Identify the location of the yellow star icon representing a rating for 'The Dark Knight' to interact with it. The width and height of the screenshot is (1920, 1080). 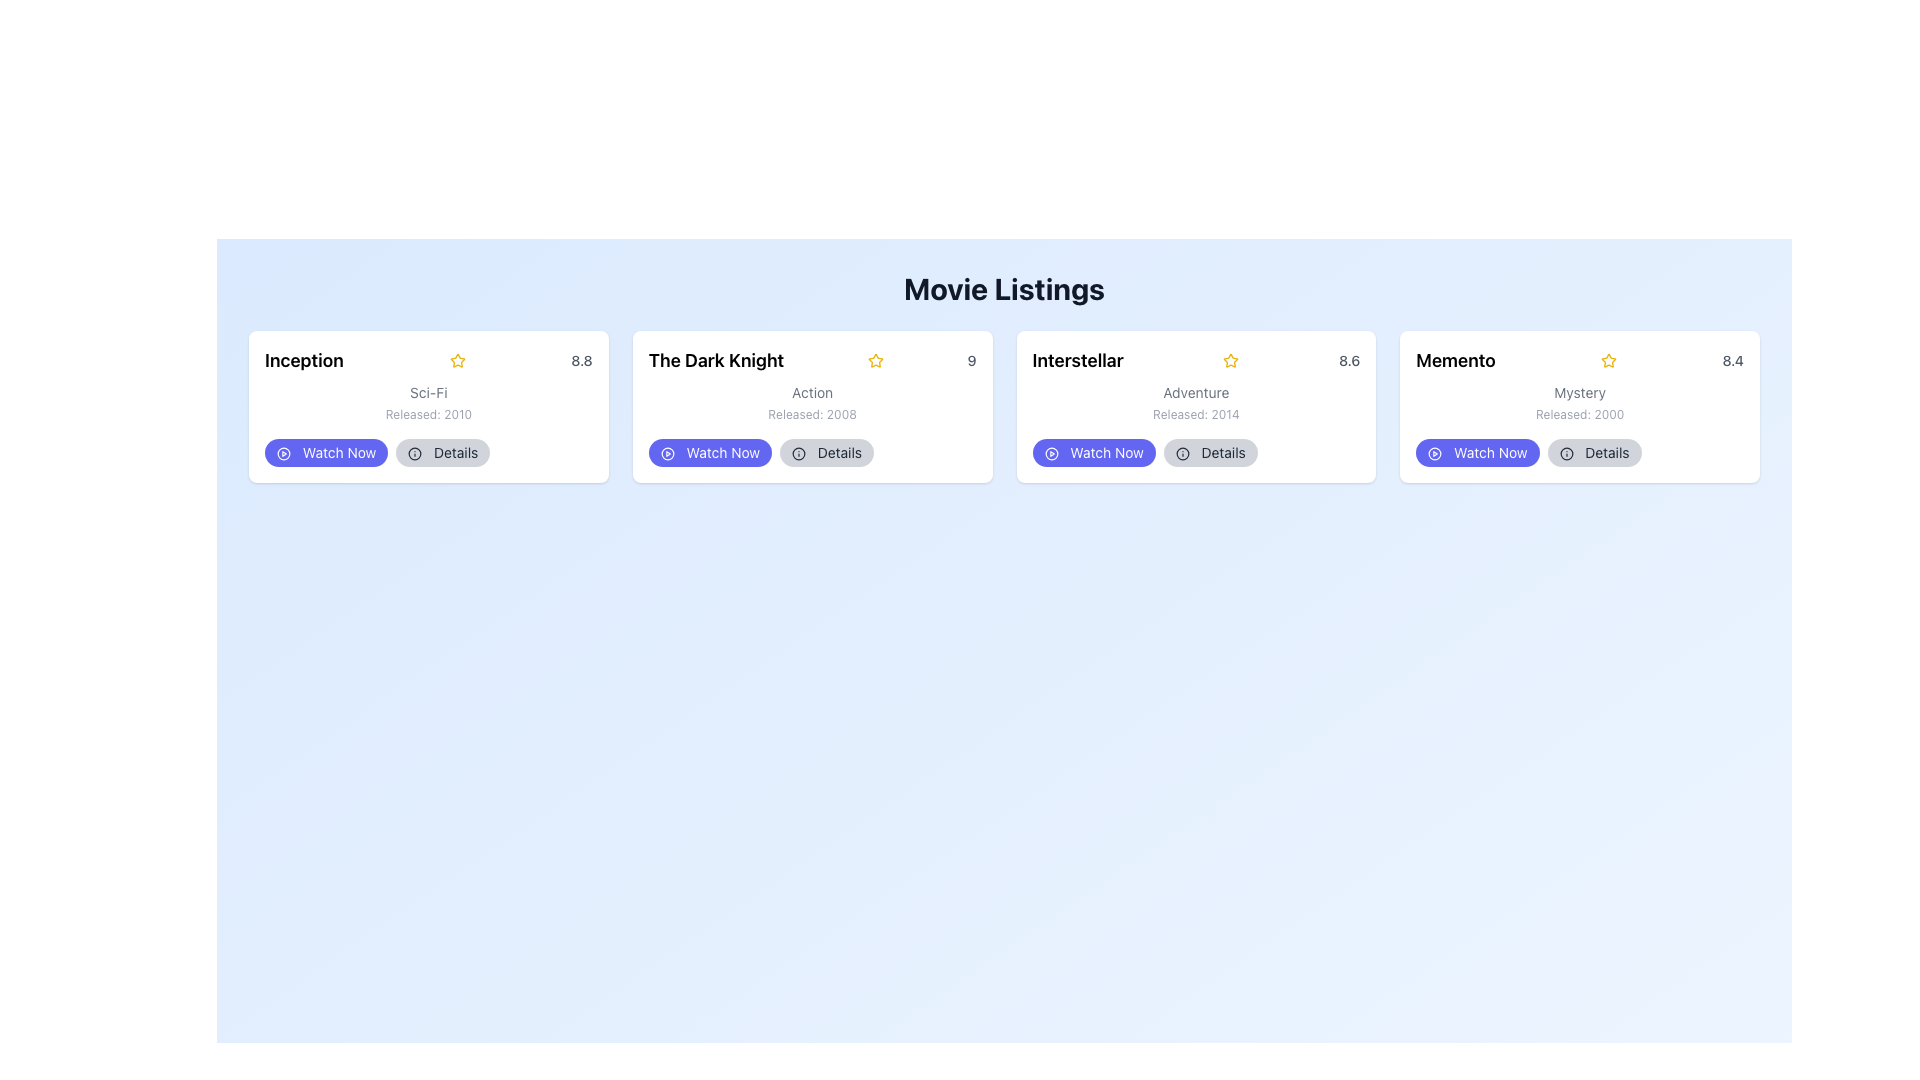
(875, 361).